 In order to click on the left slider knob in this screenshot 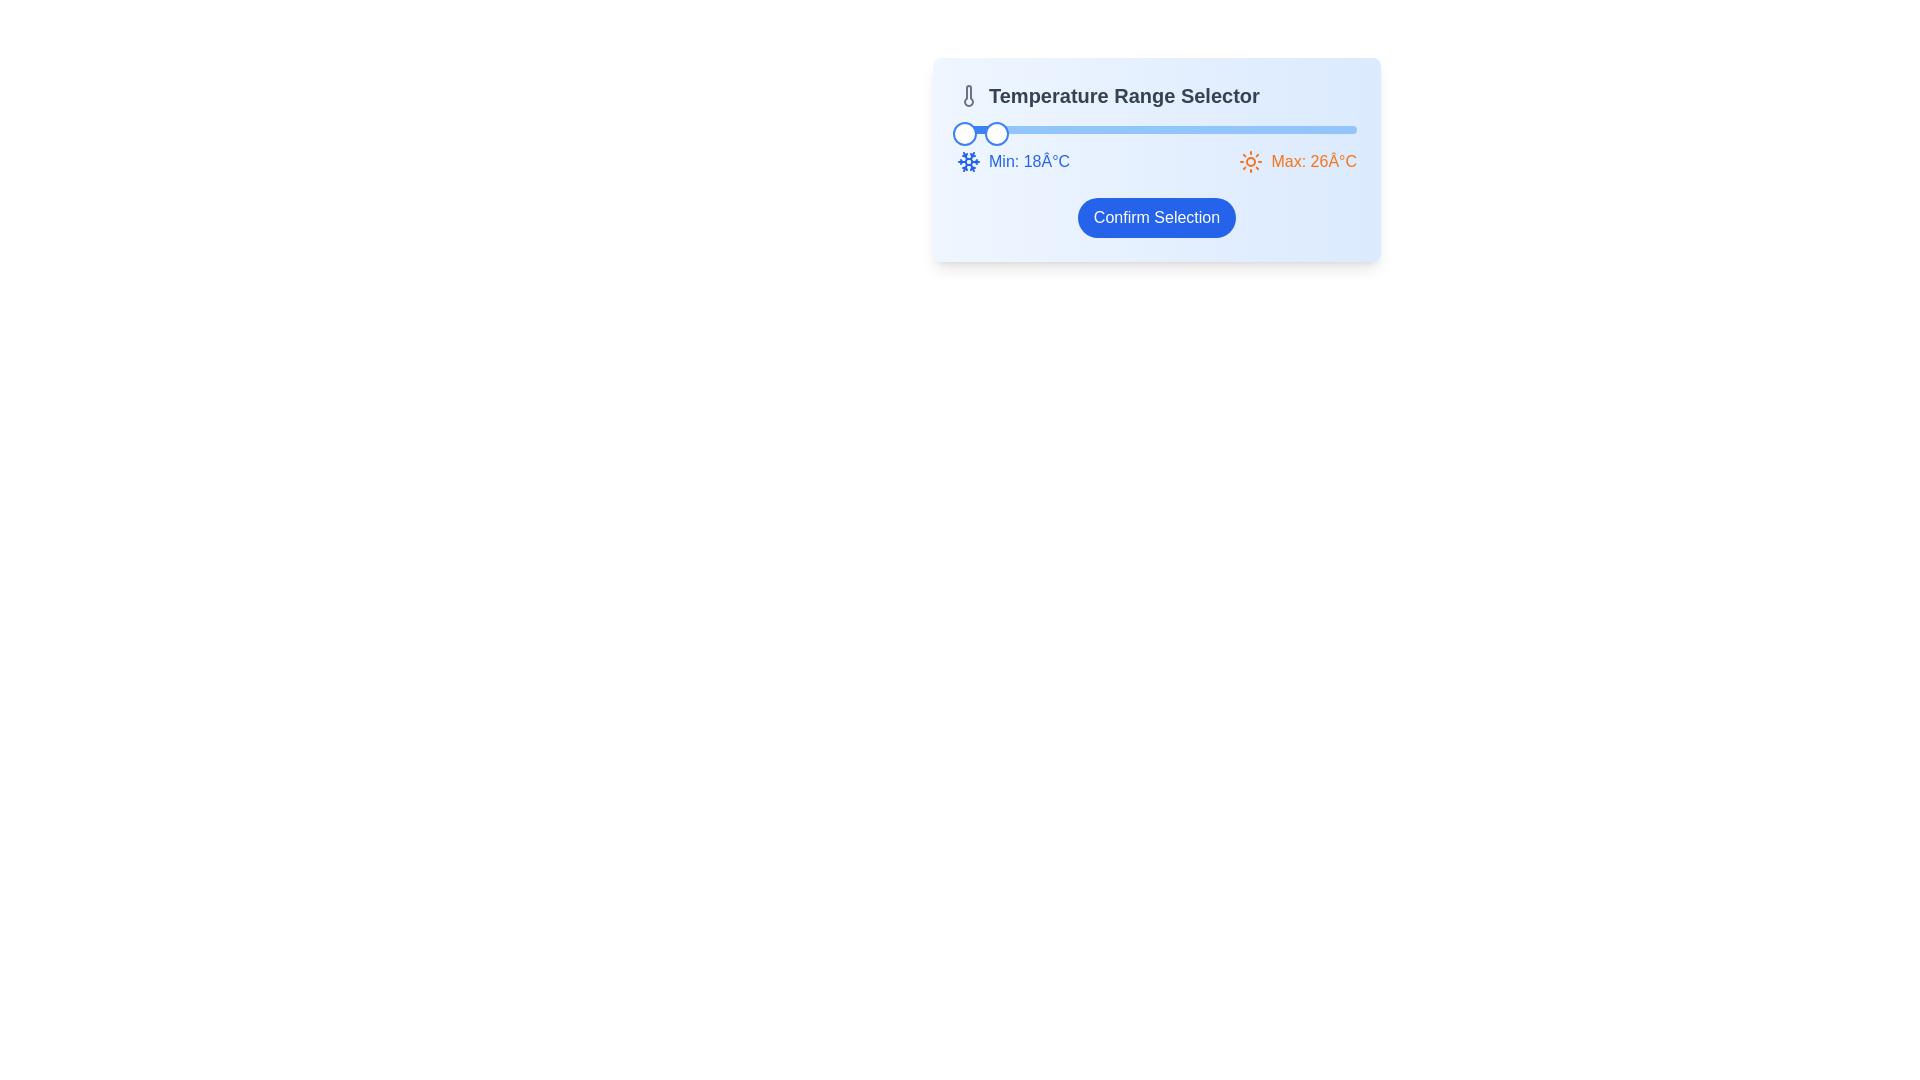, I will do `click(1040, 134)`.